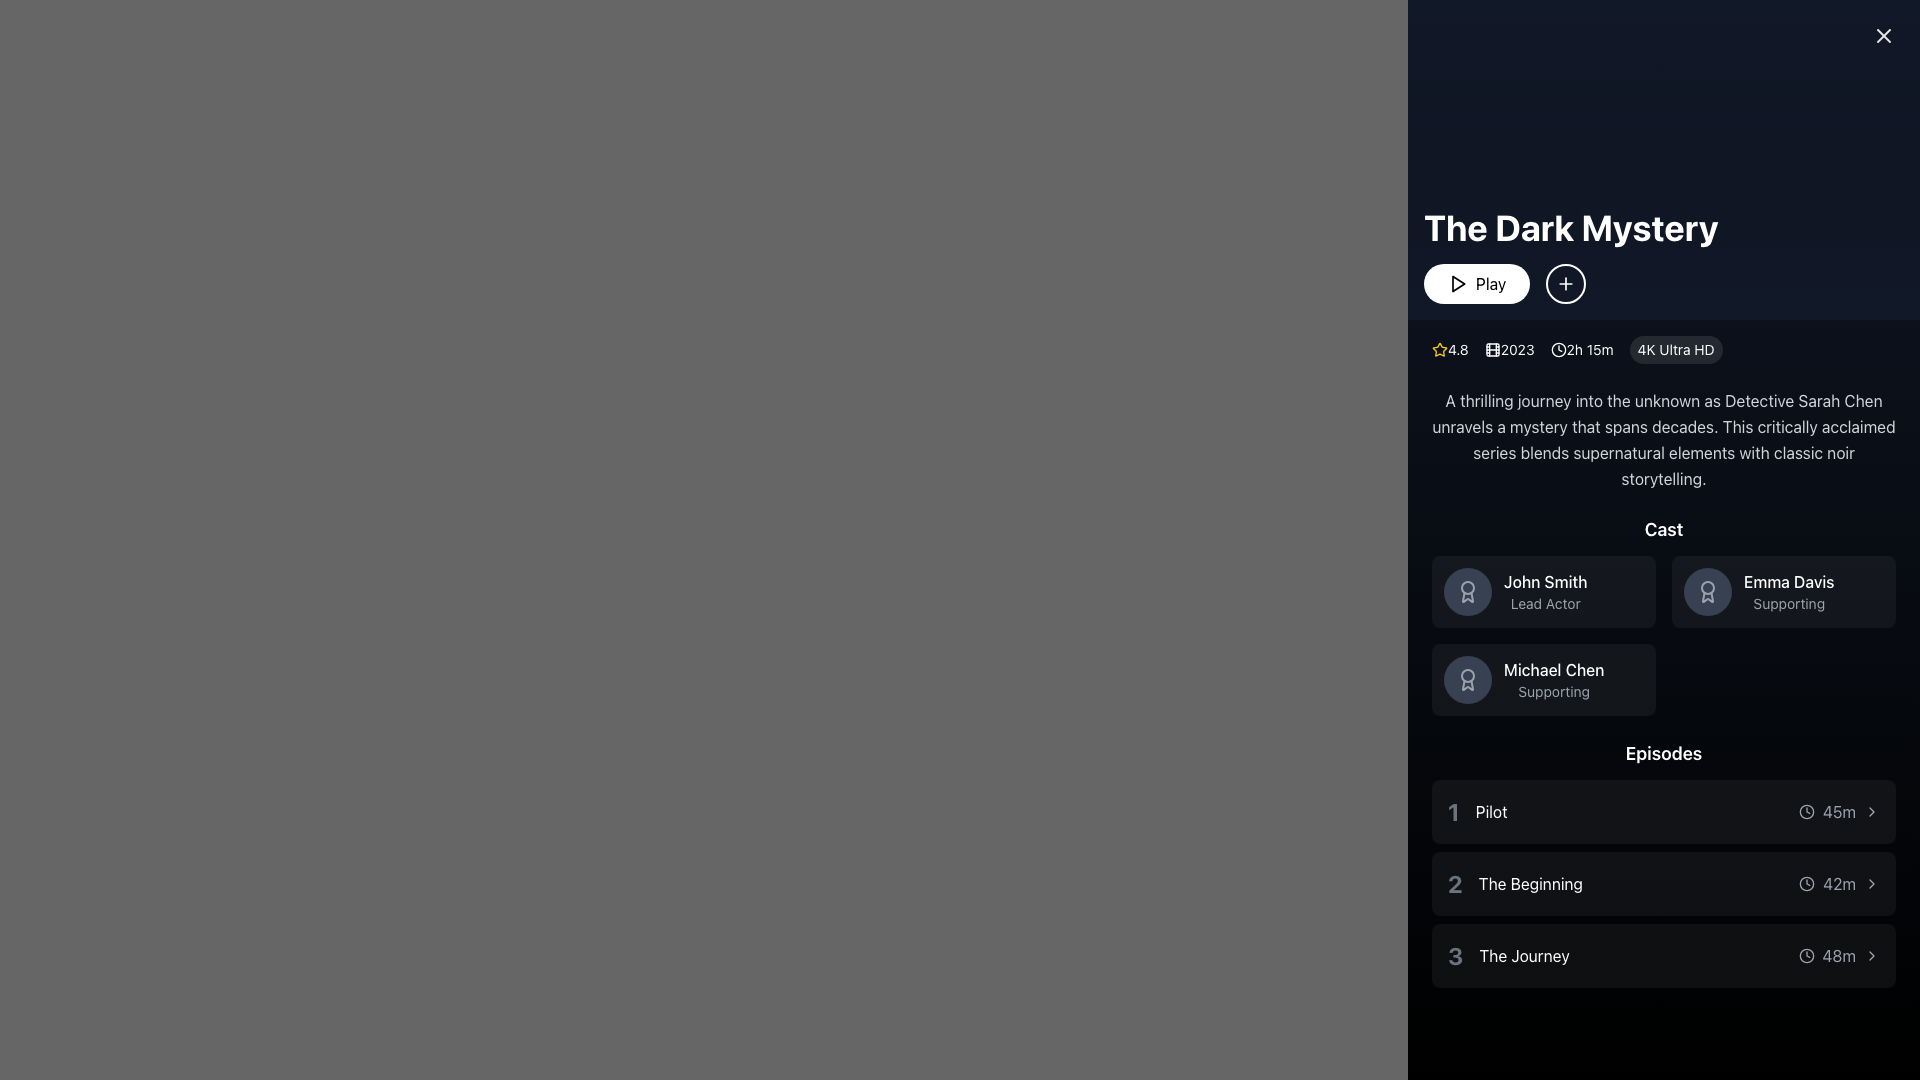  I want to click on the Text Label indicating the role of cast member Emma Davis, located beneath the text 'Emma Davis' in the cast details section, so click(1789, 603).